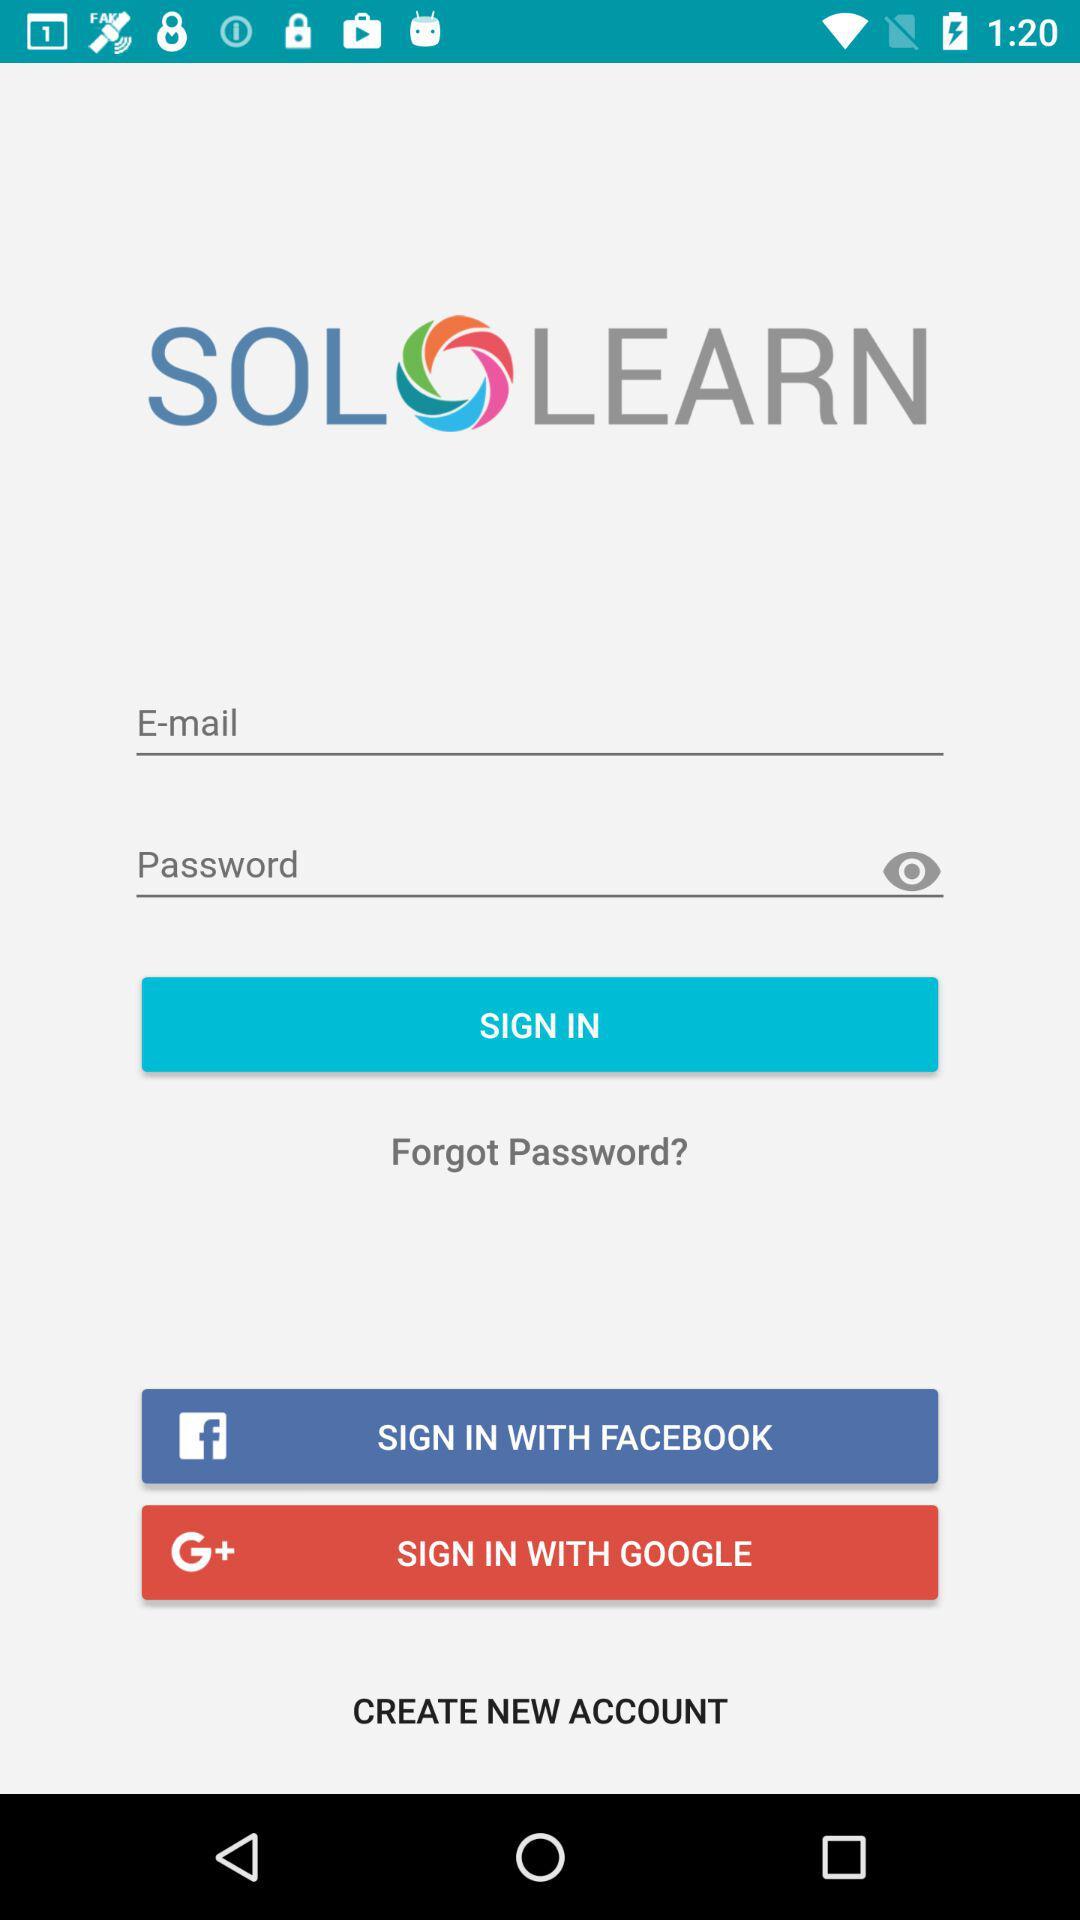  What do you see at coordinates (540, 723) in the screenshot?
I see `enters email address` at bounding box center [540, 723].